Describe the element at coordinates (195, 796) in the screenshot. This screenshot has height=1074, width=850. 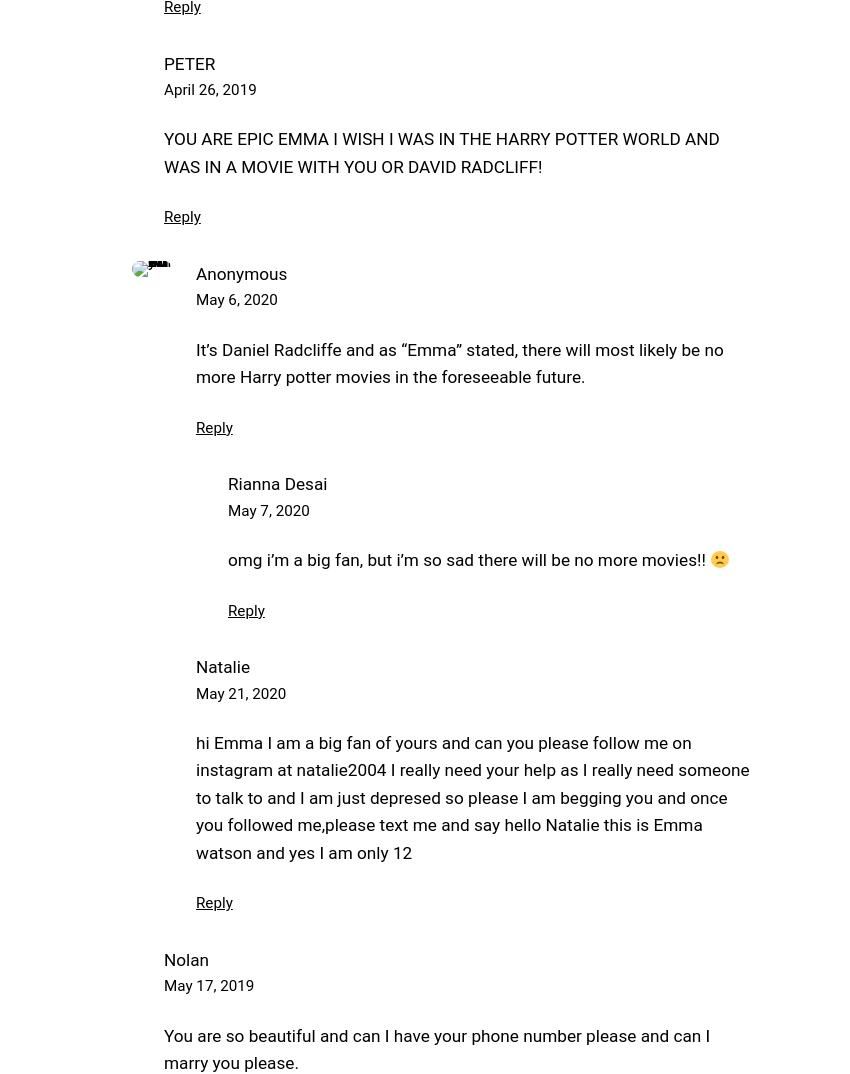
I see `'hi Emma I am a big fan of yours and can you please follow me on instagram at natalie2004 I really need your help as I really need someone to talk to and I am just depresed so please I am begging you and once you followed me,please text me and say hello Natalie this is Emma watson and yes I am only 12'` at that location.